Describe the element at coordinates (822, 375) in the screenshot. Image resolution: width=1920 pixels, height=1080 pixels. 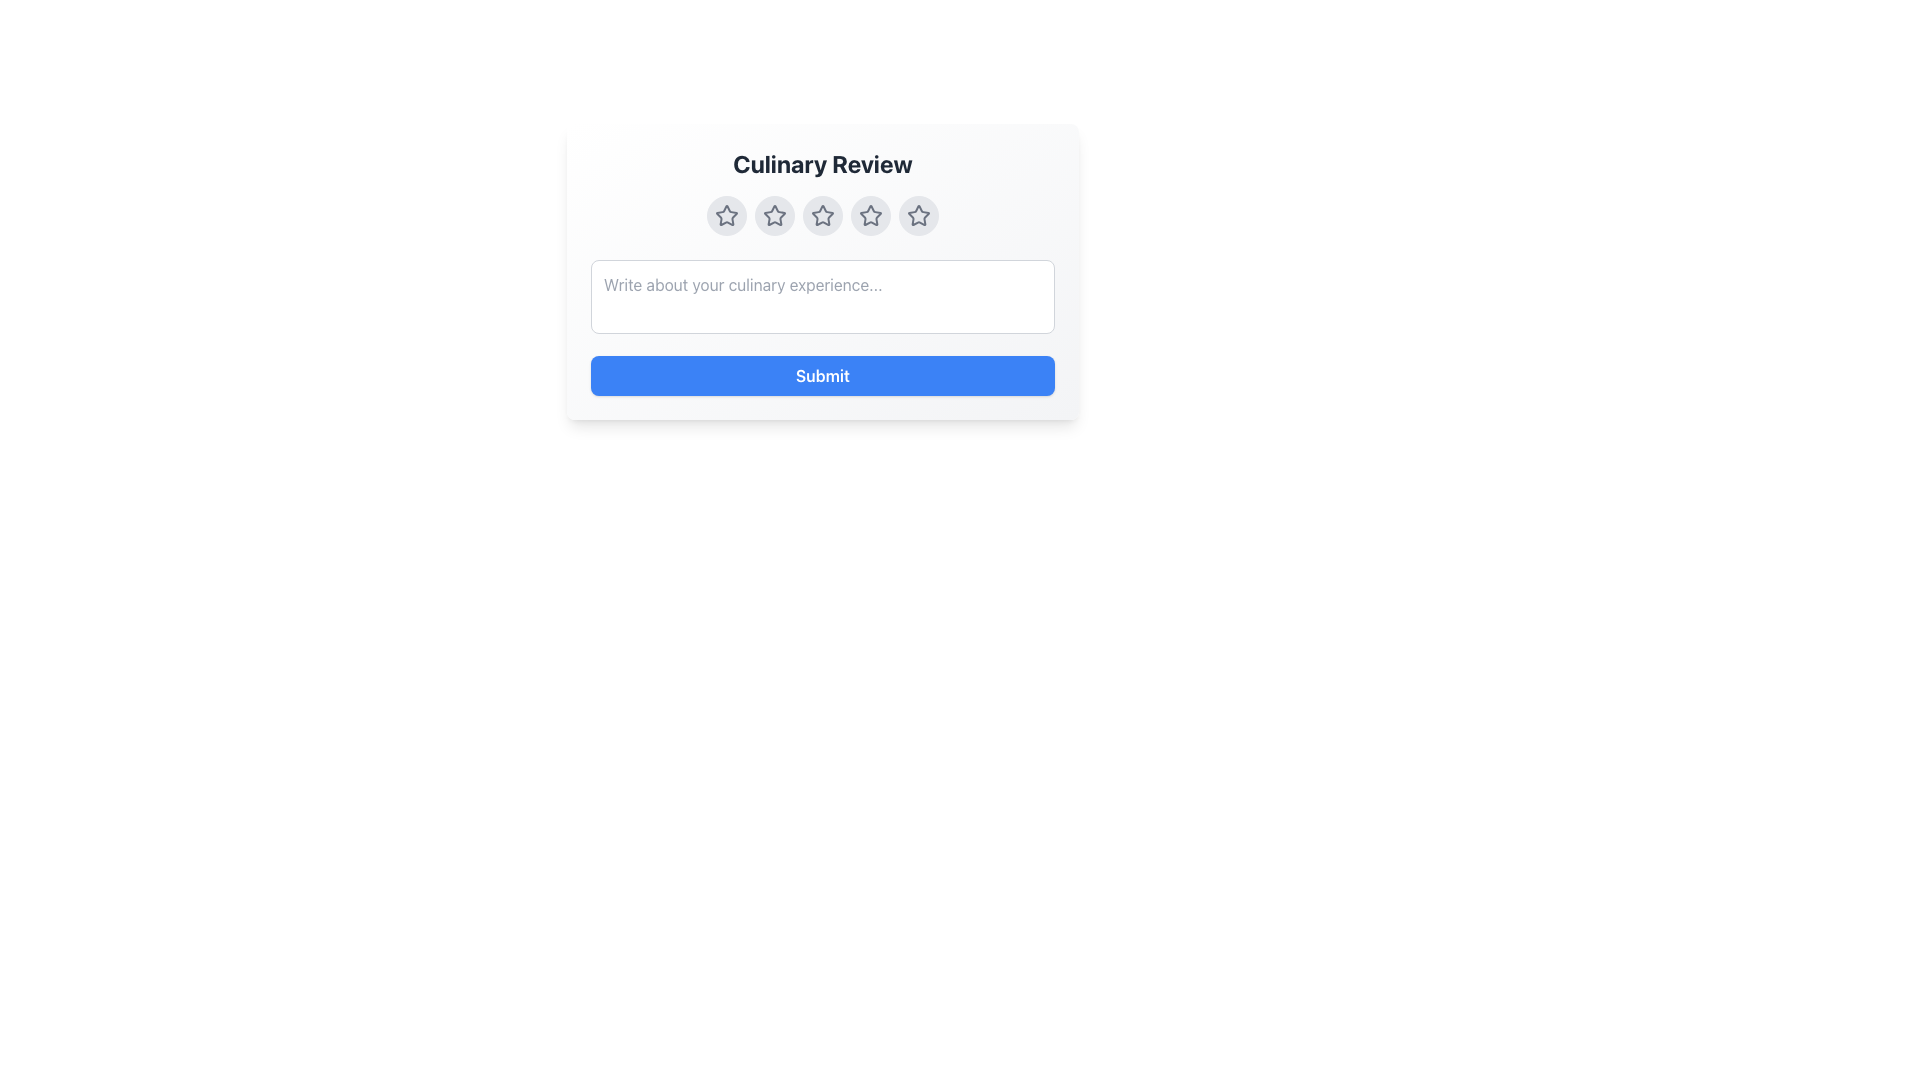
I see `the submission button located at the bottom of the 'Culinary Review' form` at that location.